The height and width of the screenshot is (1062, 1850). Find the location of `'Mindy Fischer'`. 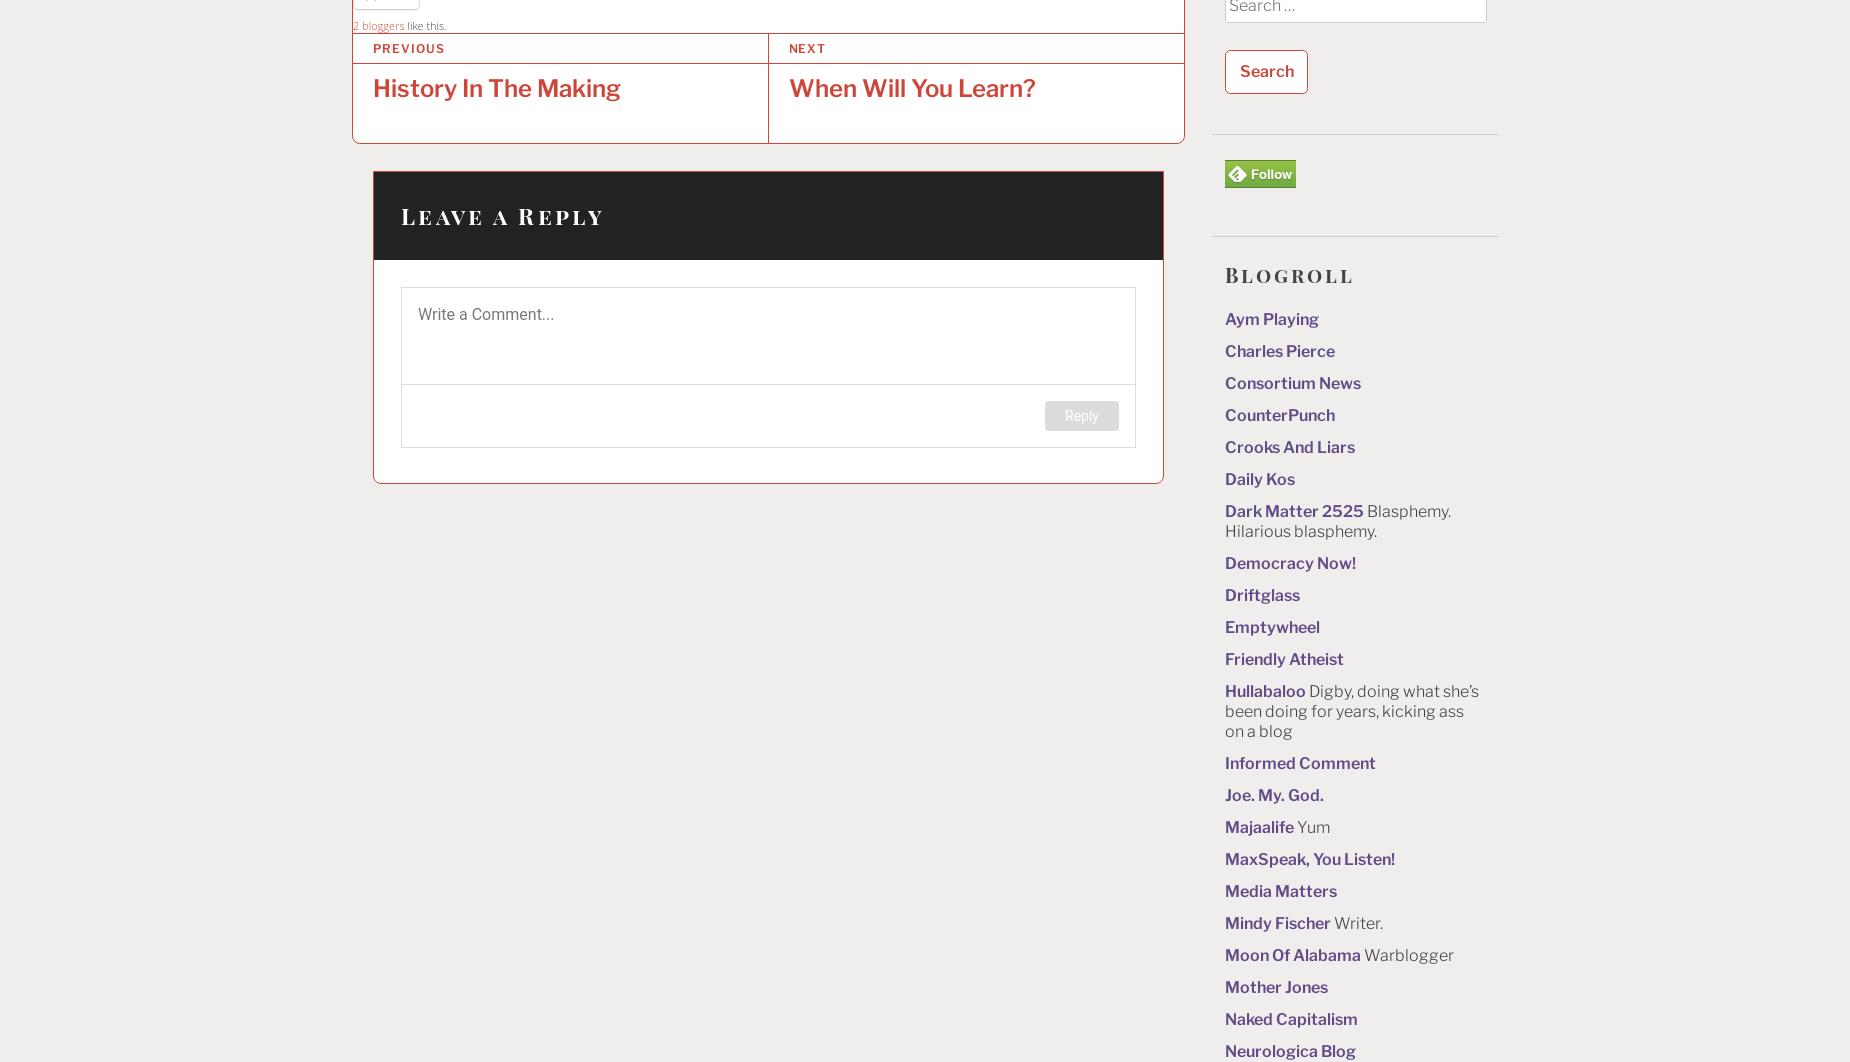

'Mindy Fischer' is located at coordinates (1276, 921).